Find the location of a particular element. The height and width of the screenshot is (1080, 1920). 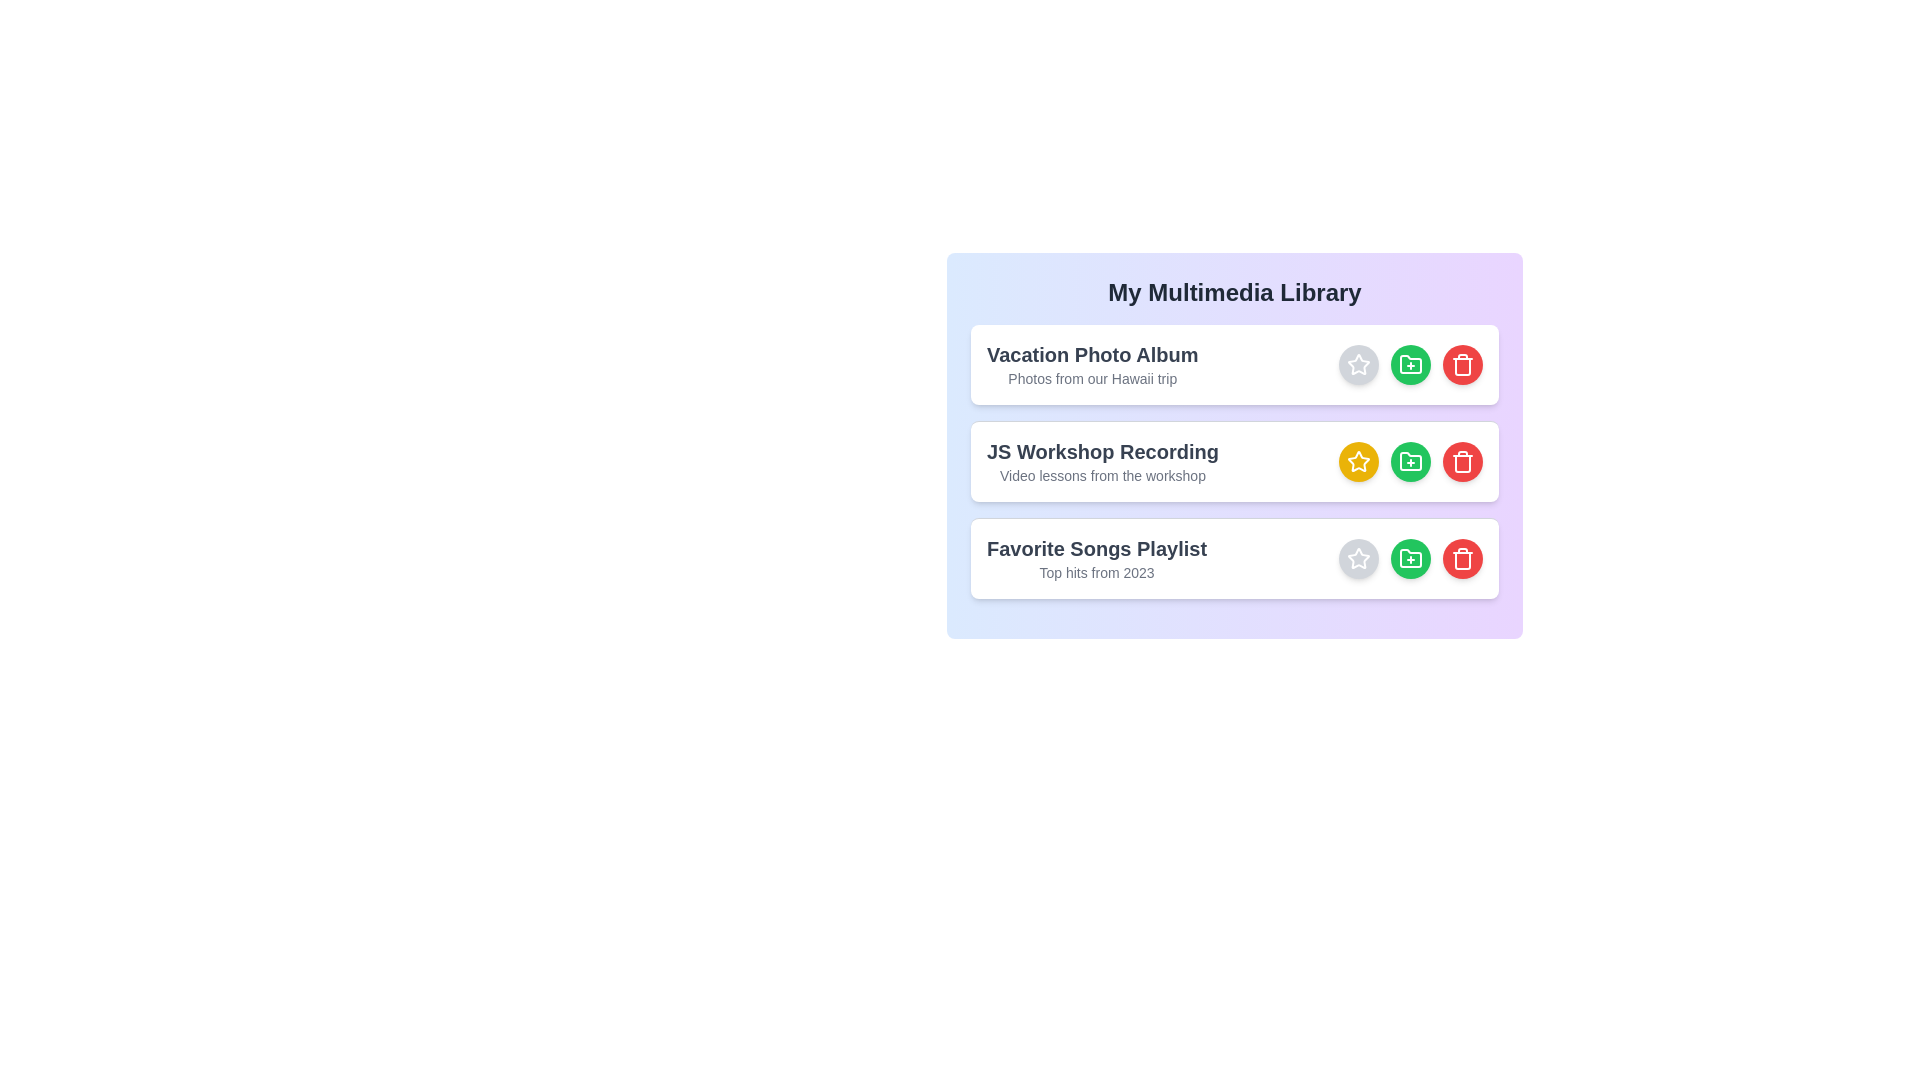

the third button in the horizontal group of controls aligned to the right edge of the 'Favorite Songs Playlist' entry is located at coordinates (1410, 559).